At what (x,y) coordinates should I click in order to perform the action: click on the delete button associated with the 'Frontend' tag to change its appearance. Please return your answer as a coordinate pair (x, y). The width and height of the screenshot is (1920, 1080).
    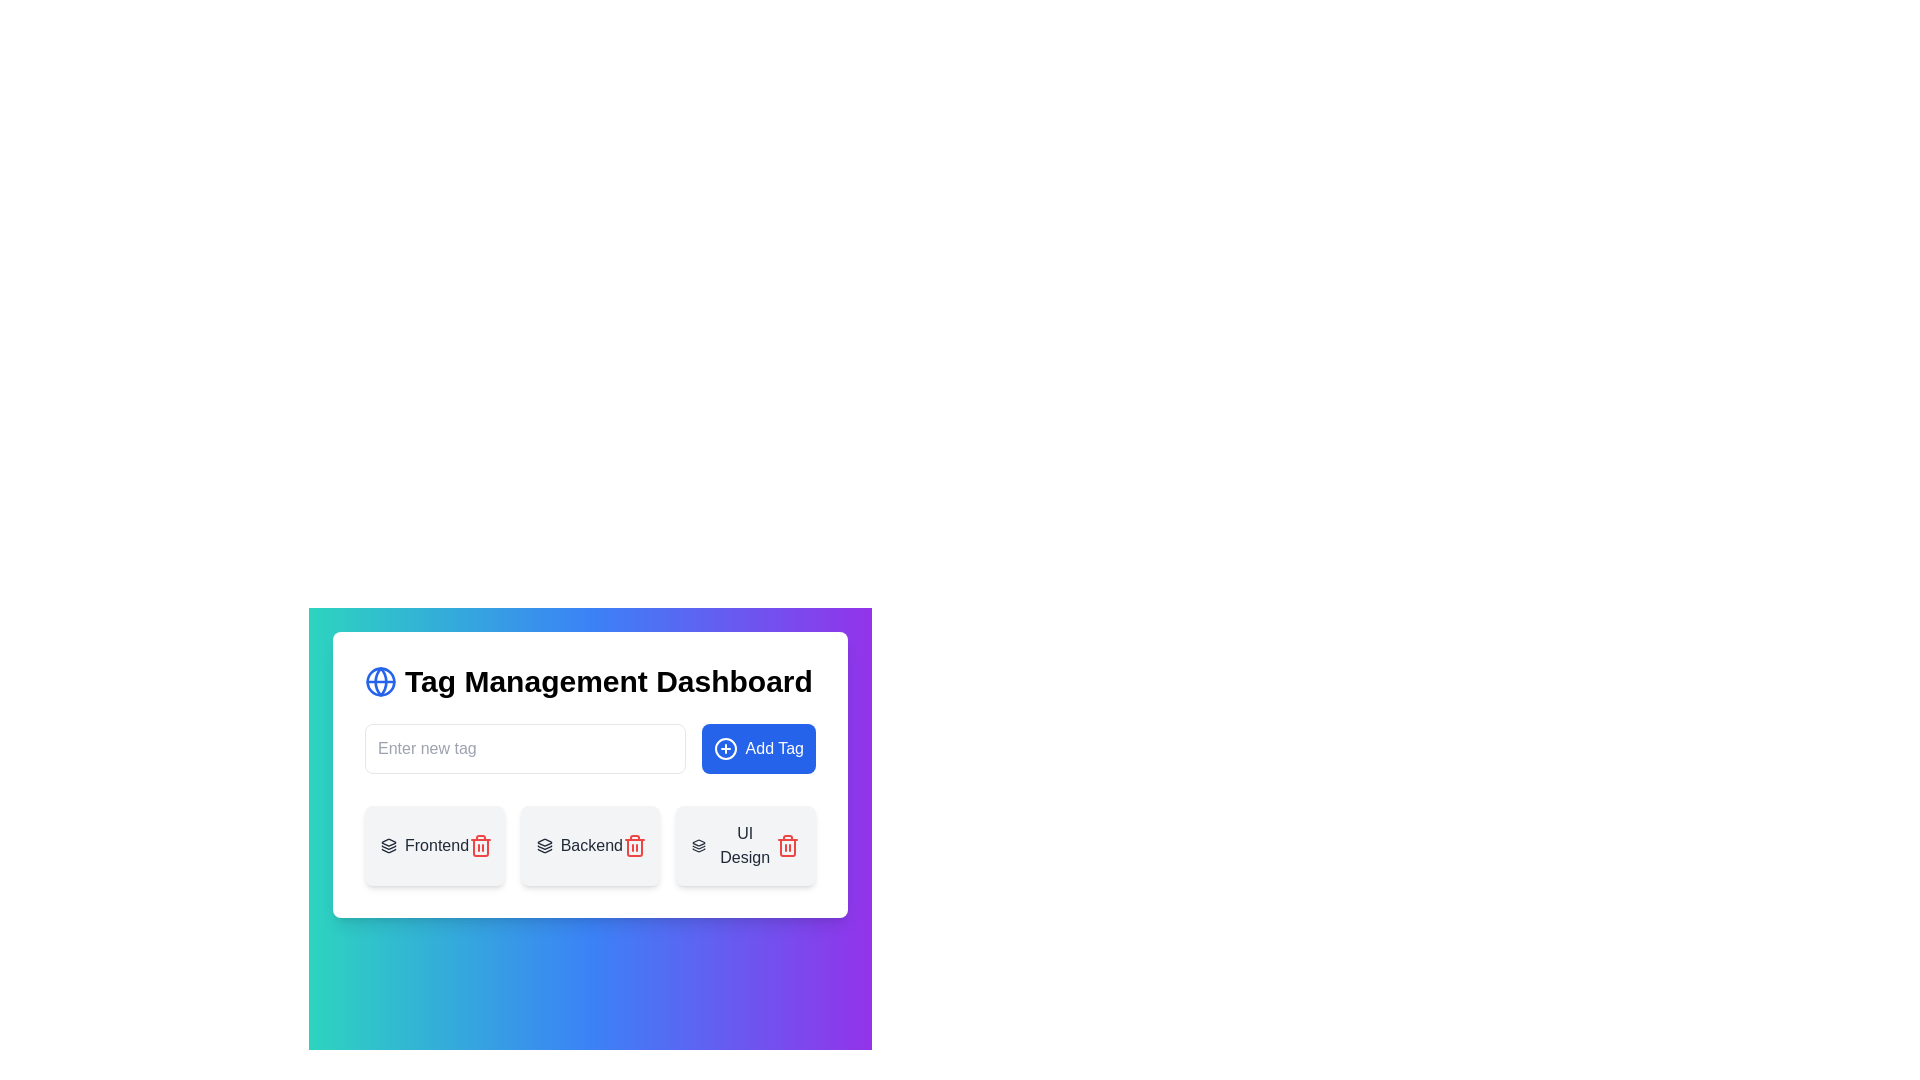
    Looking at the image, I should click on (480, 845).